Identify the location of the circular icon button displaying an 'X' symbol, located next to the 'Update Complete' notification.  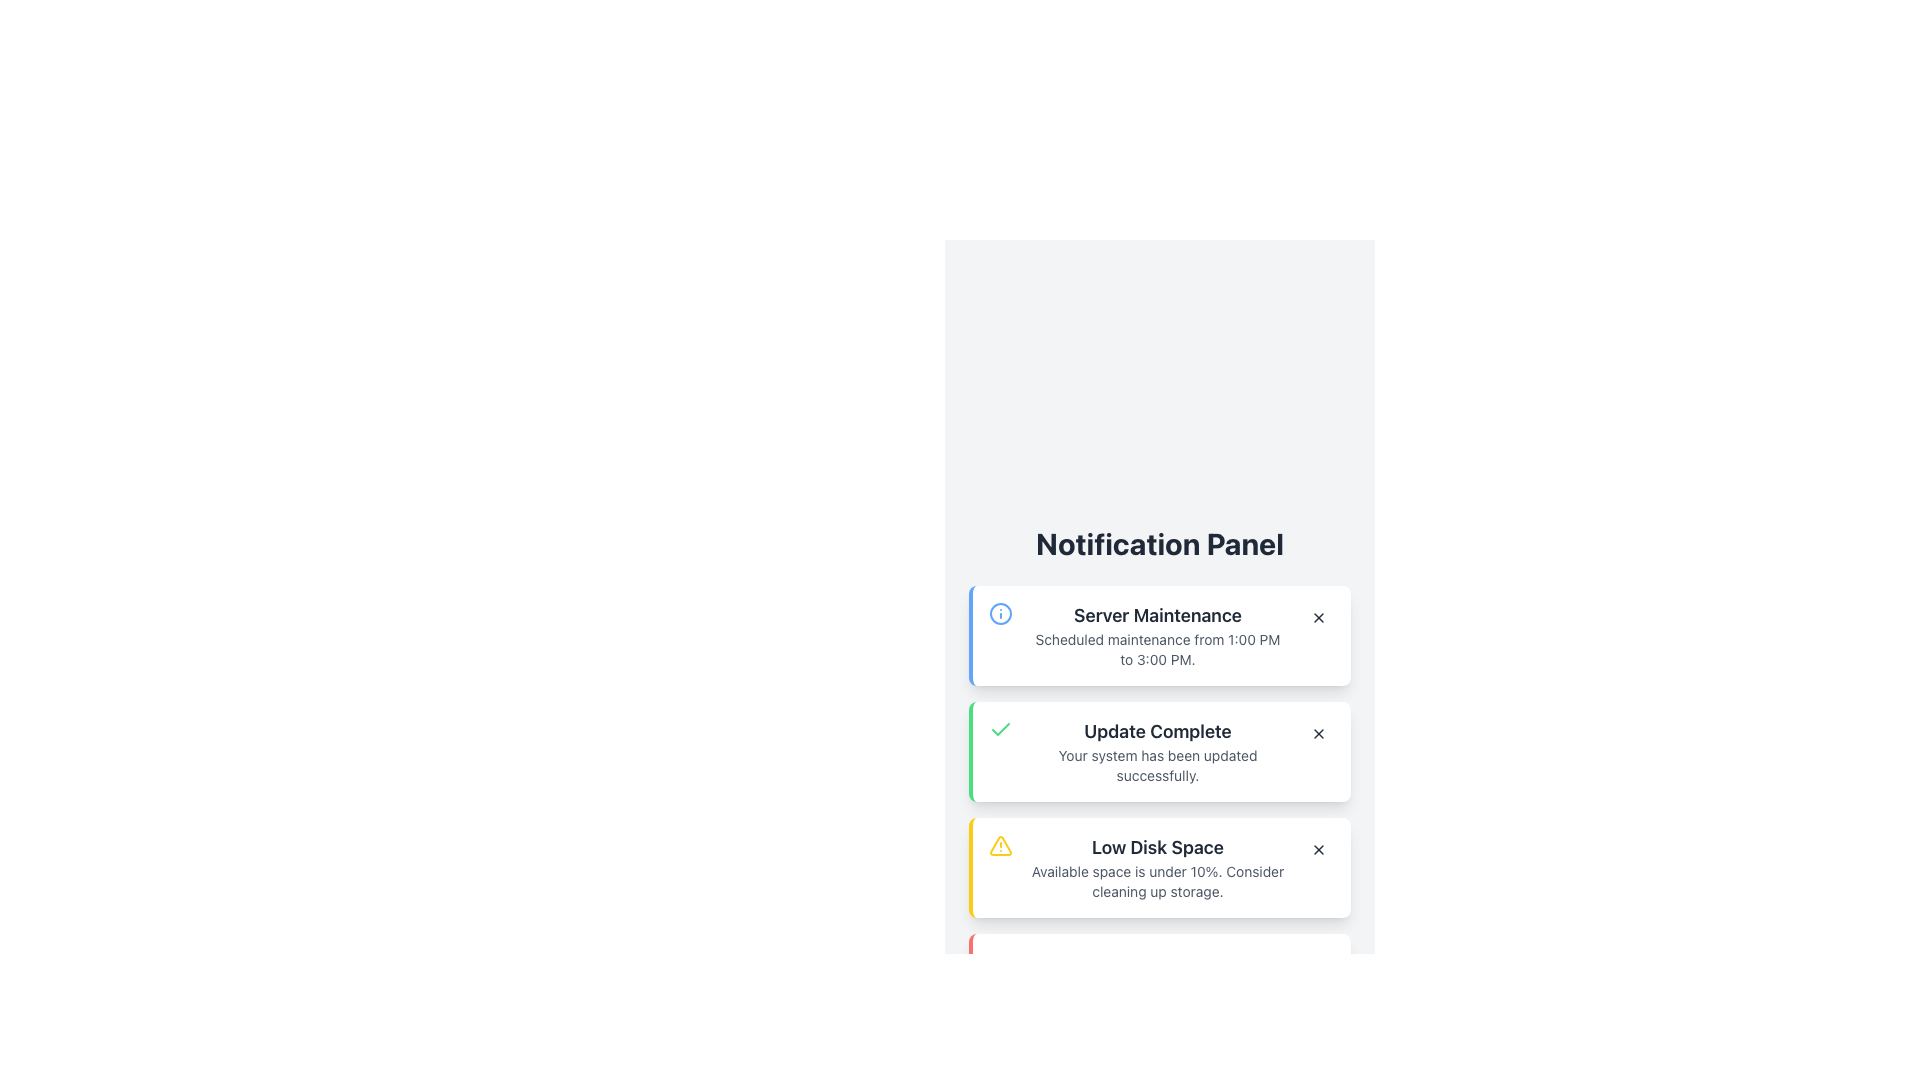
(1319, 733).